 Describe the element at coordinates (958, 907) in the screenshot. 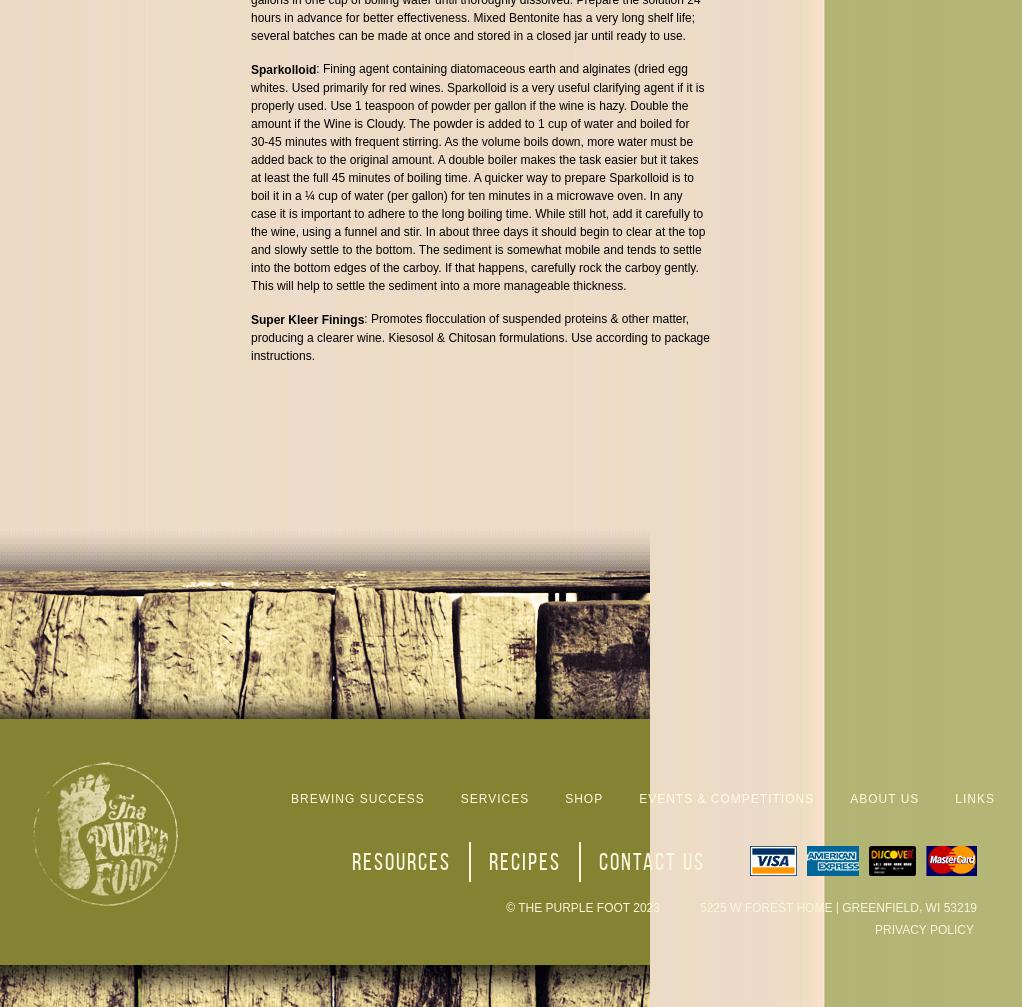

I see `'53219'` at that location.